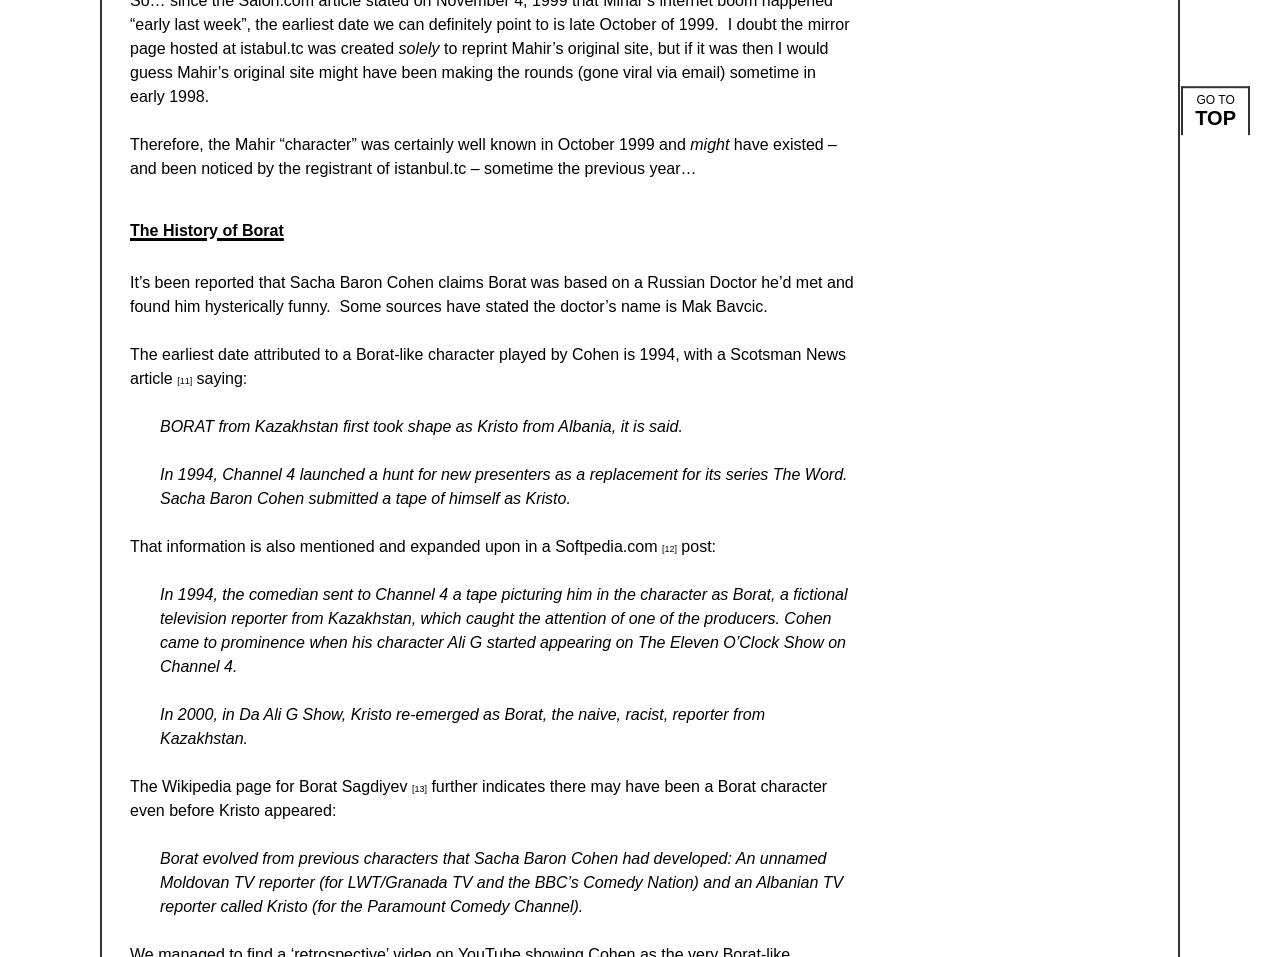 This screenshot has height=957, width=1280. What do you see at coordinates (483, 155) in the screenshot?
I see `'have existed – and been noticed by the registrant of istanbul.tc – sometime the previous year…'` at bounding box center [483, 155].